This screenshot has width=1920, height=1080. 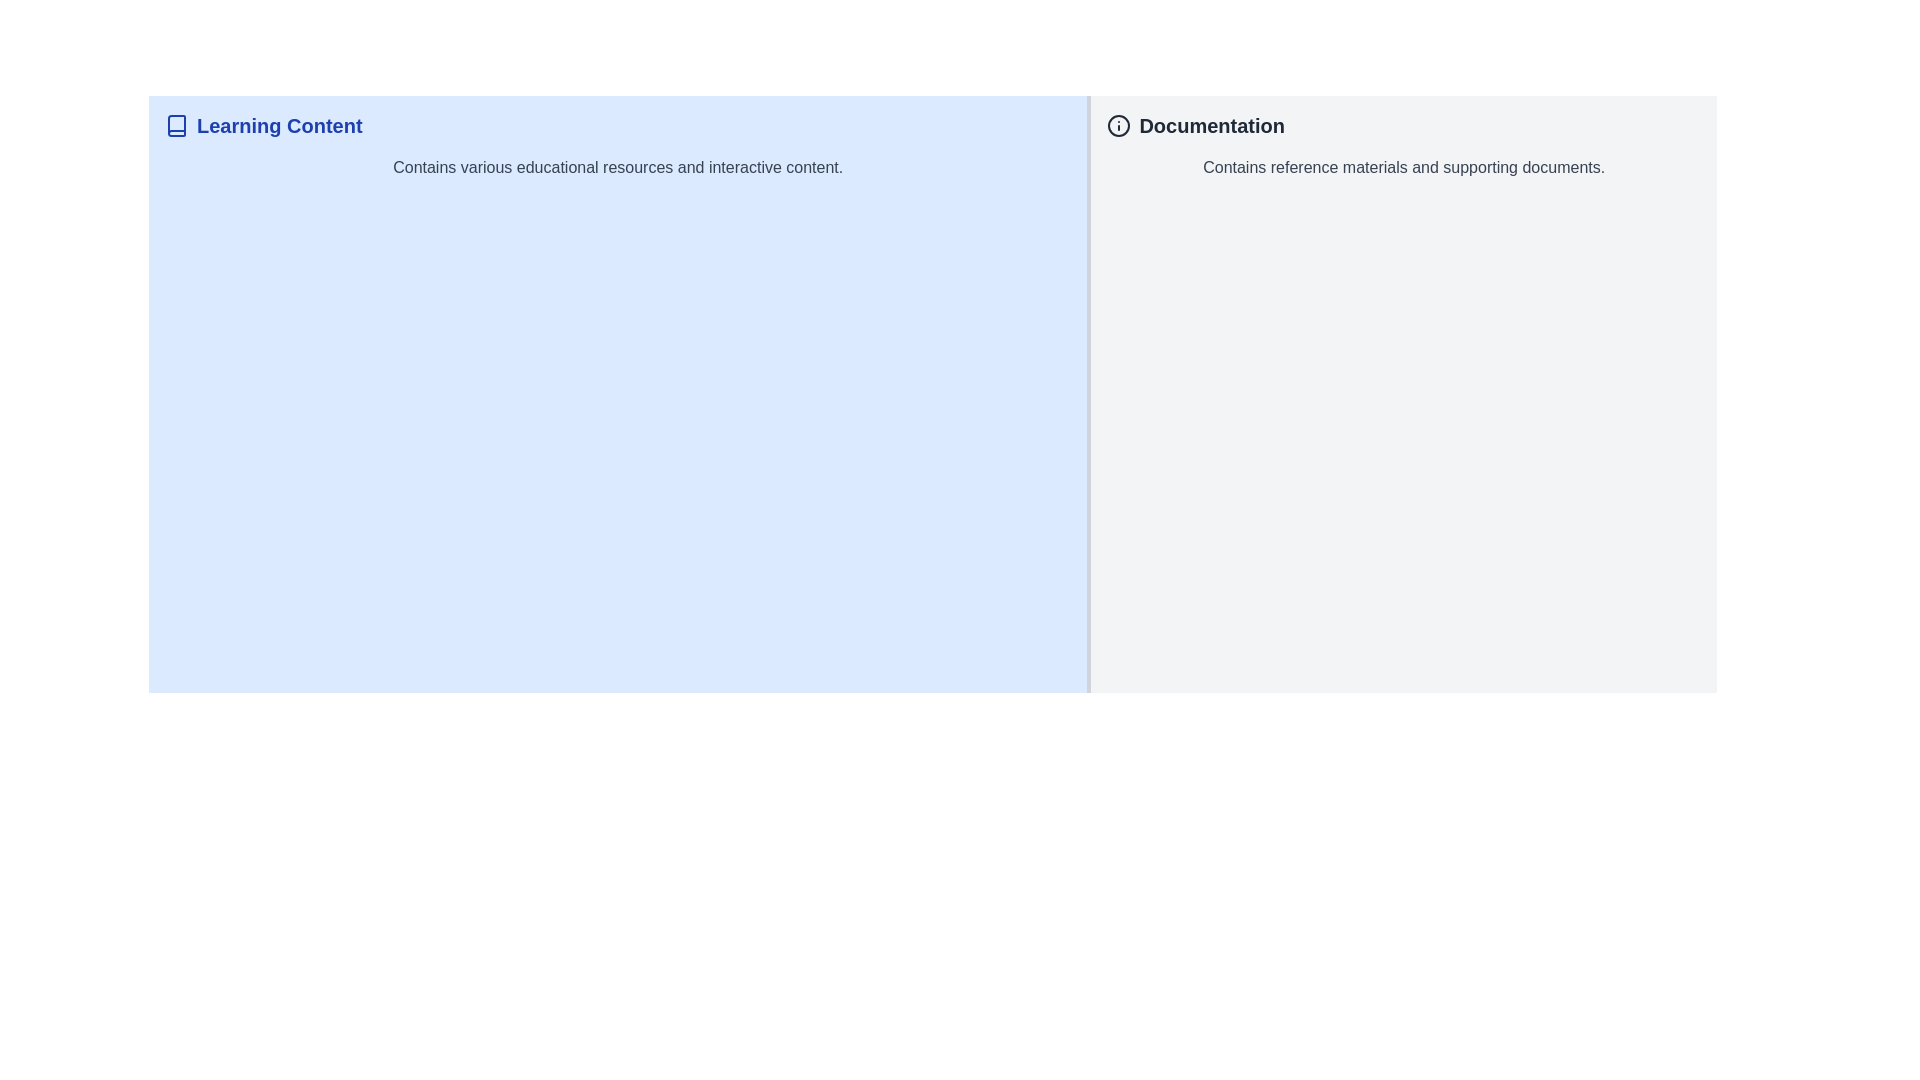 I want to click on the book icon located at the top-left corner of the left column, adjacent to the text label 'Learning Content' for context, so click(x=177, y=126).